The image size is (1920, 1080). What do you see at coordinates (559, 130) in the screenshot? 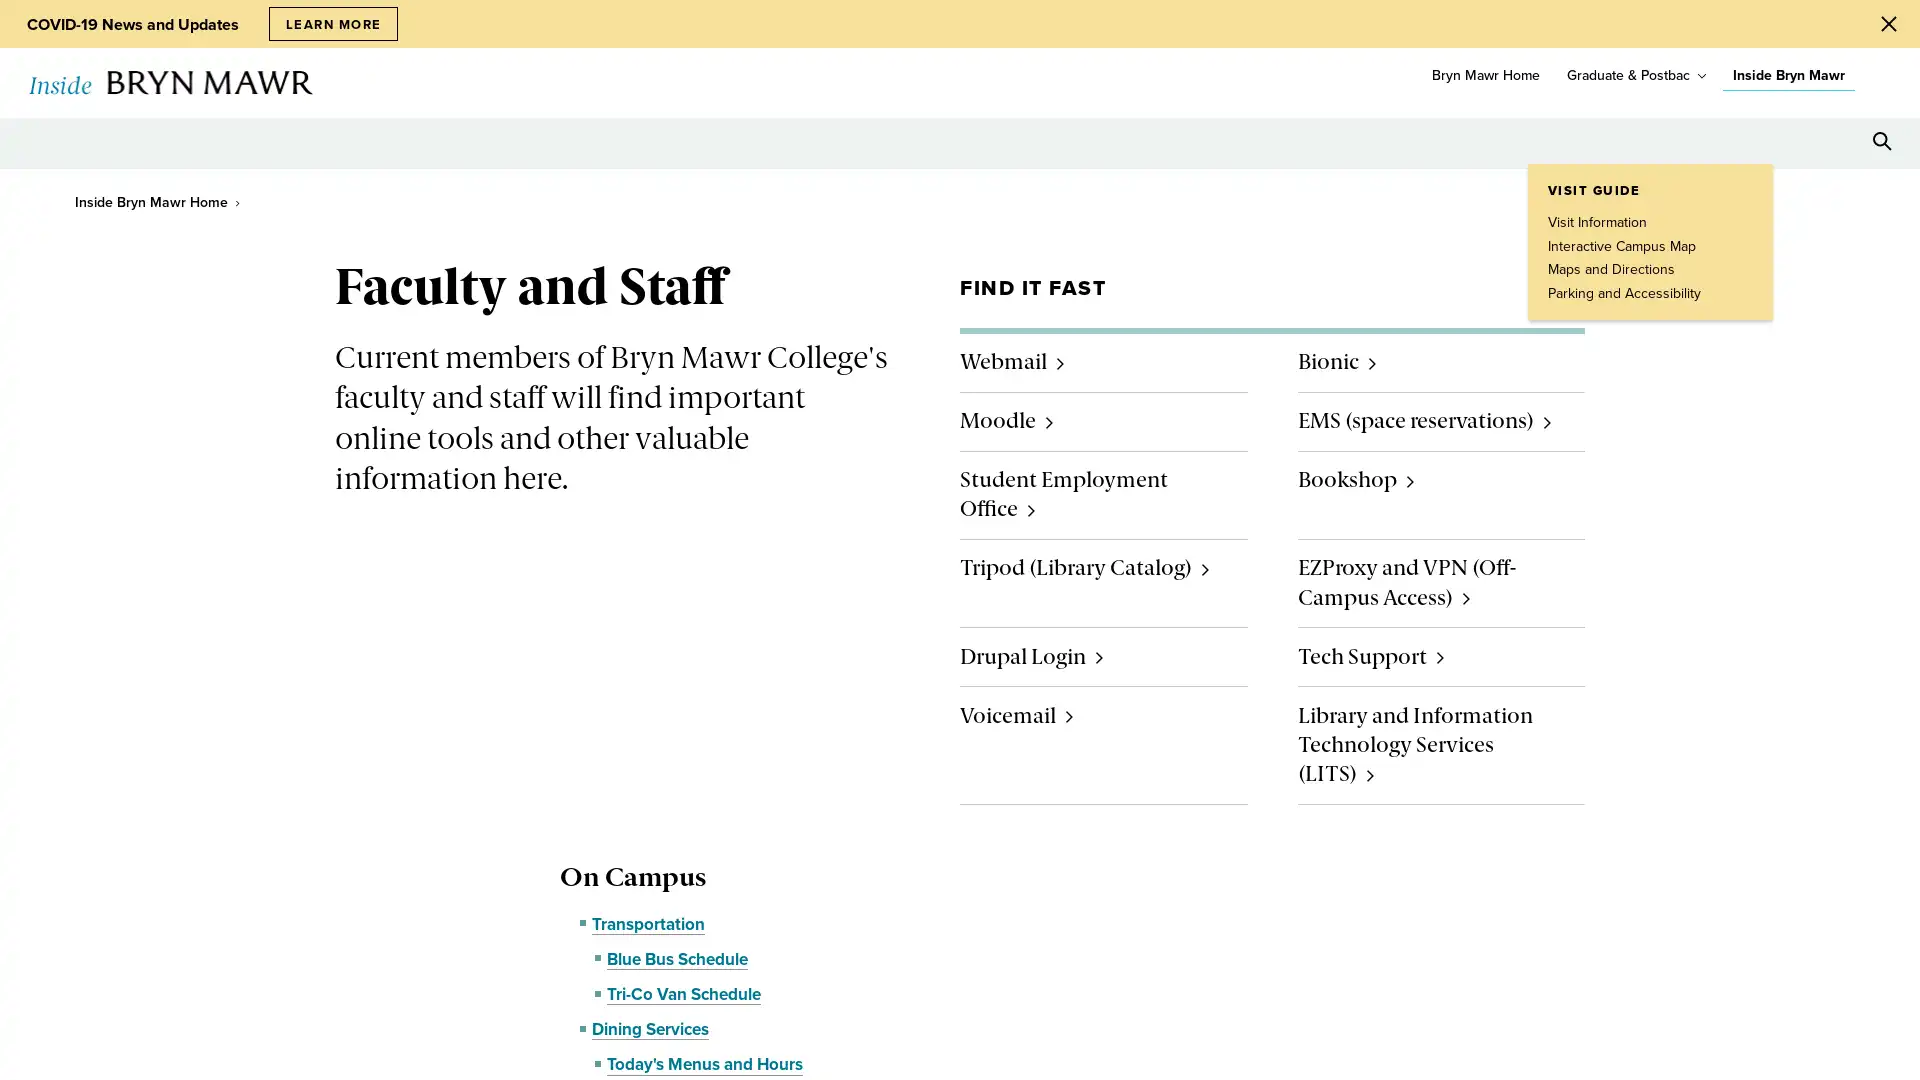
I see `toggle submenu` at bounding box center [559, 130].